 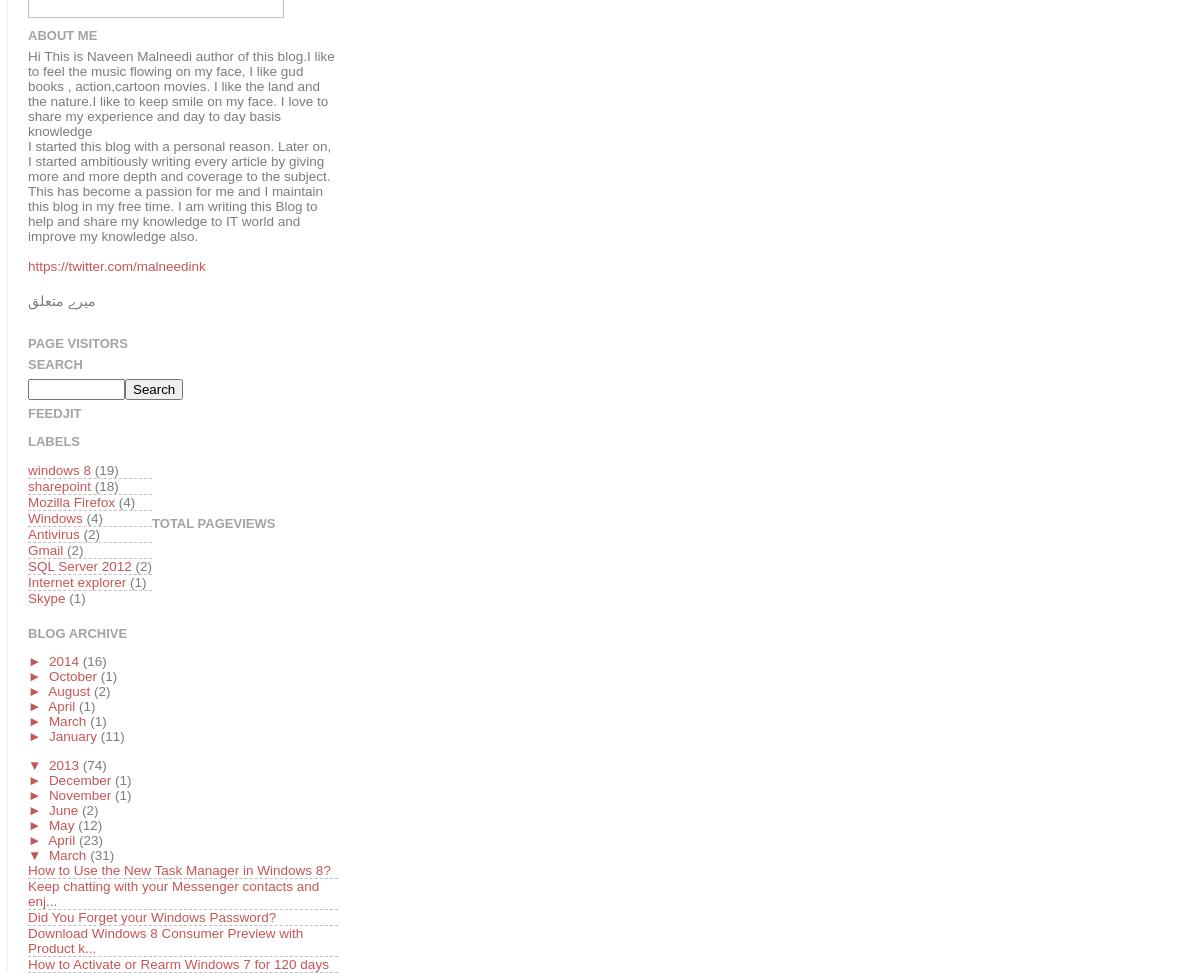 What do you see at coordinates (46, 597) in the screenshot?
I see `'Skype'` at bounding box center [46, 597].